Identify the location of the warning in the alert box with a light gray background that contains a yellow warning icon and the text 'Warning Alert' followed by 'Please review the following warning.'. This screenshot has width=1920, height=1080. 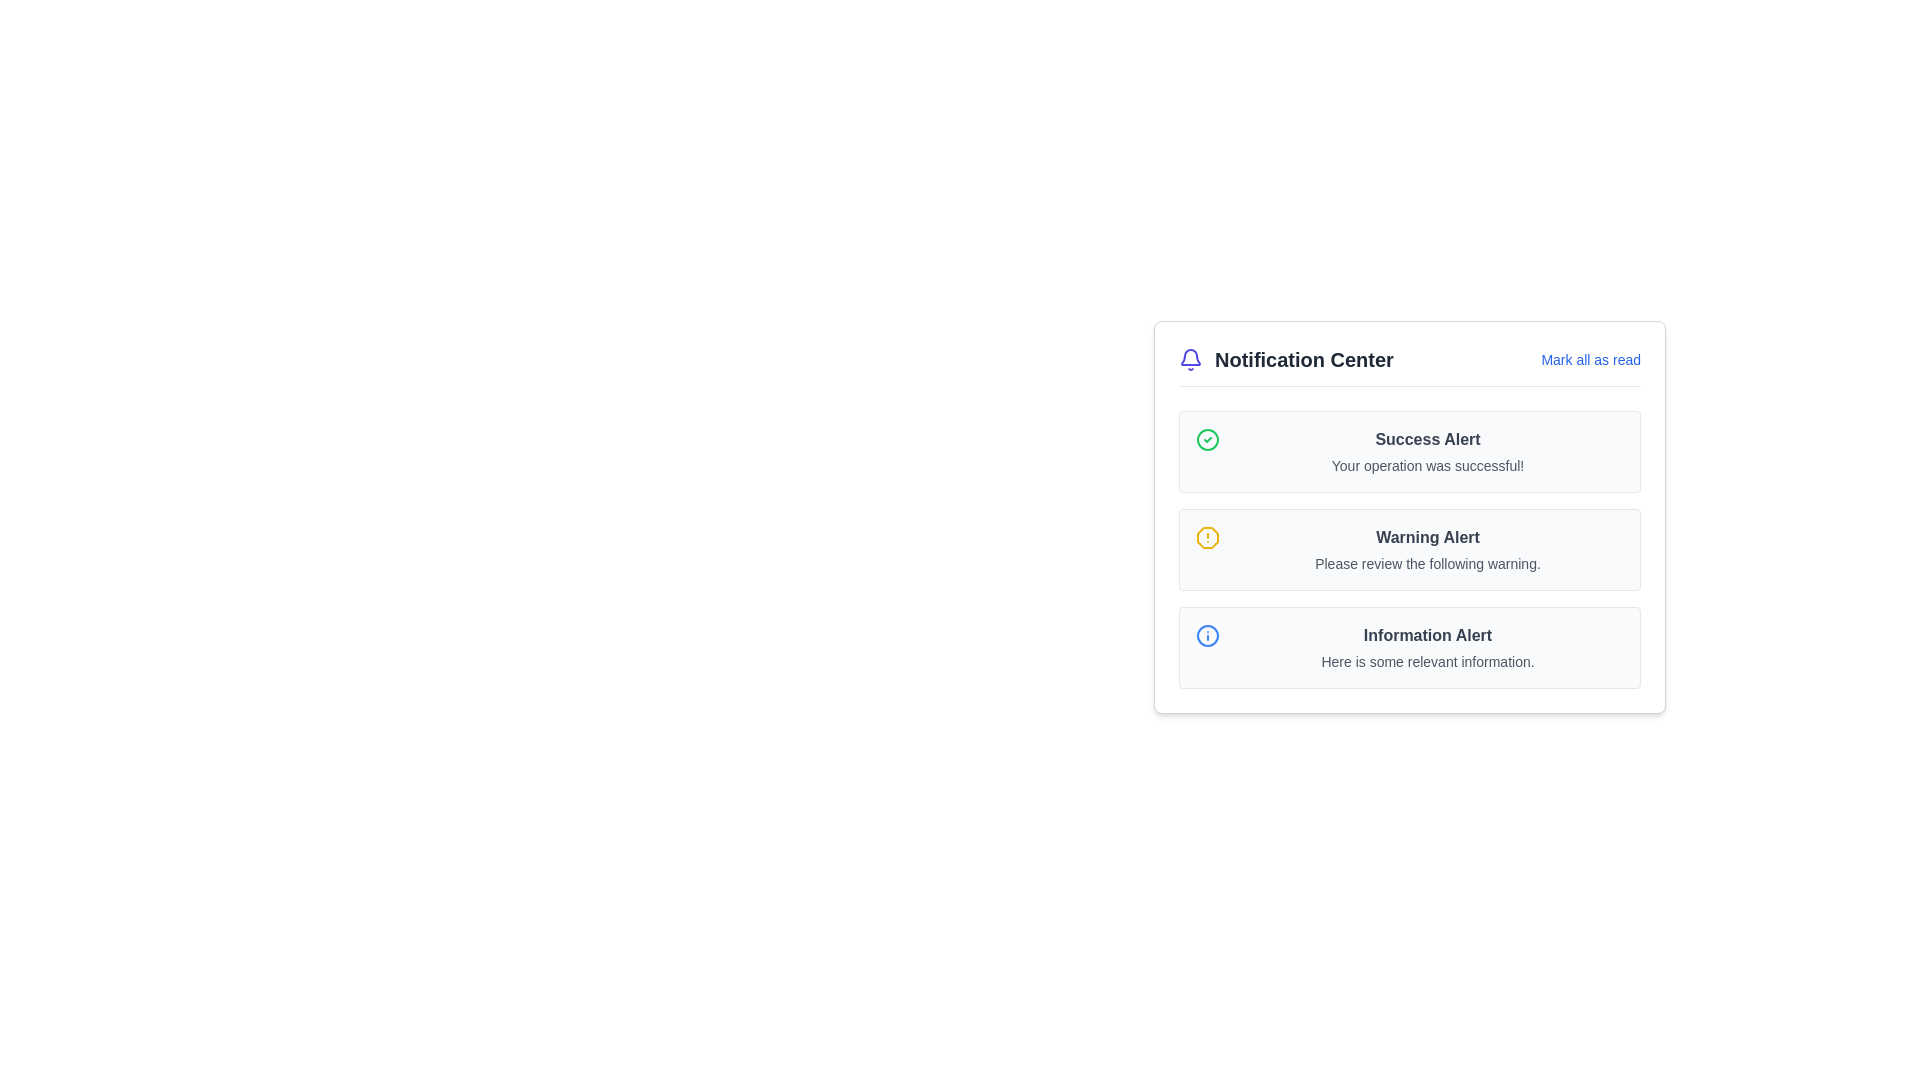
(1409, 550).